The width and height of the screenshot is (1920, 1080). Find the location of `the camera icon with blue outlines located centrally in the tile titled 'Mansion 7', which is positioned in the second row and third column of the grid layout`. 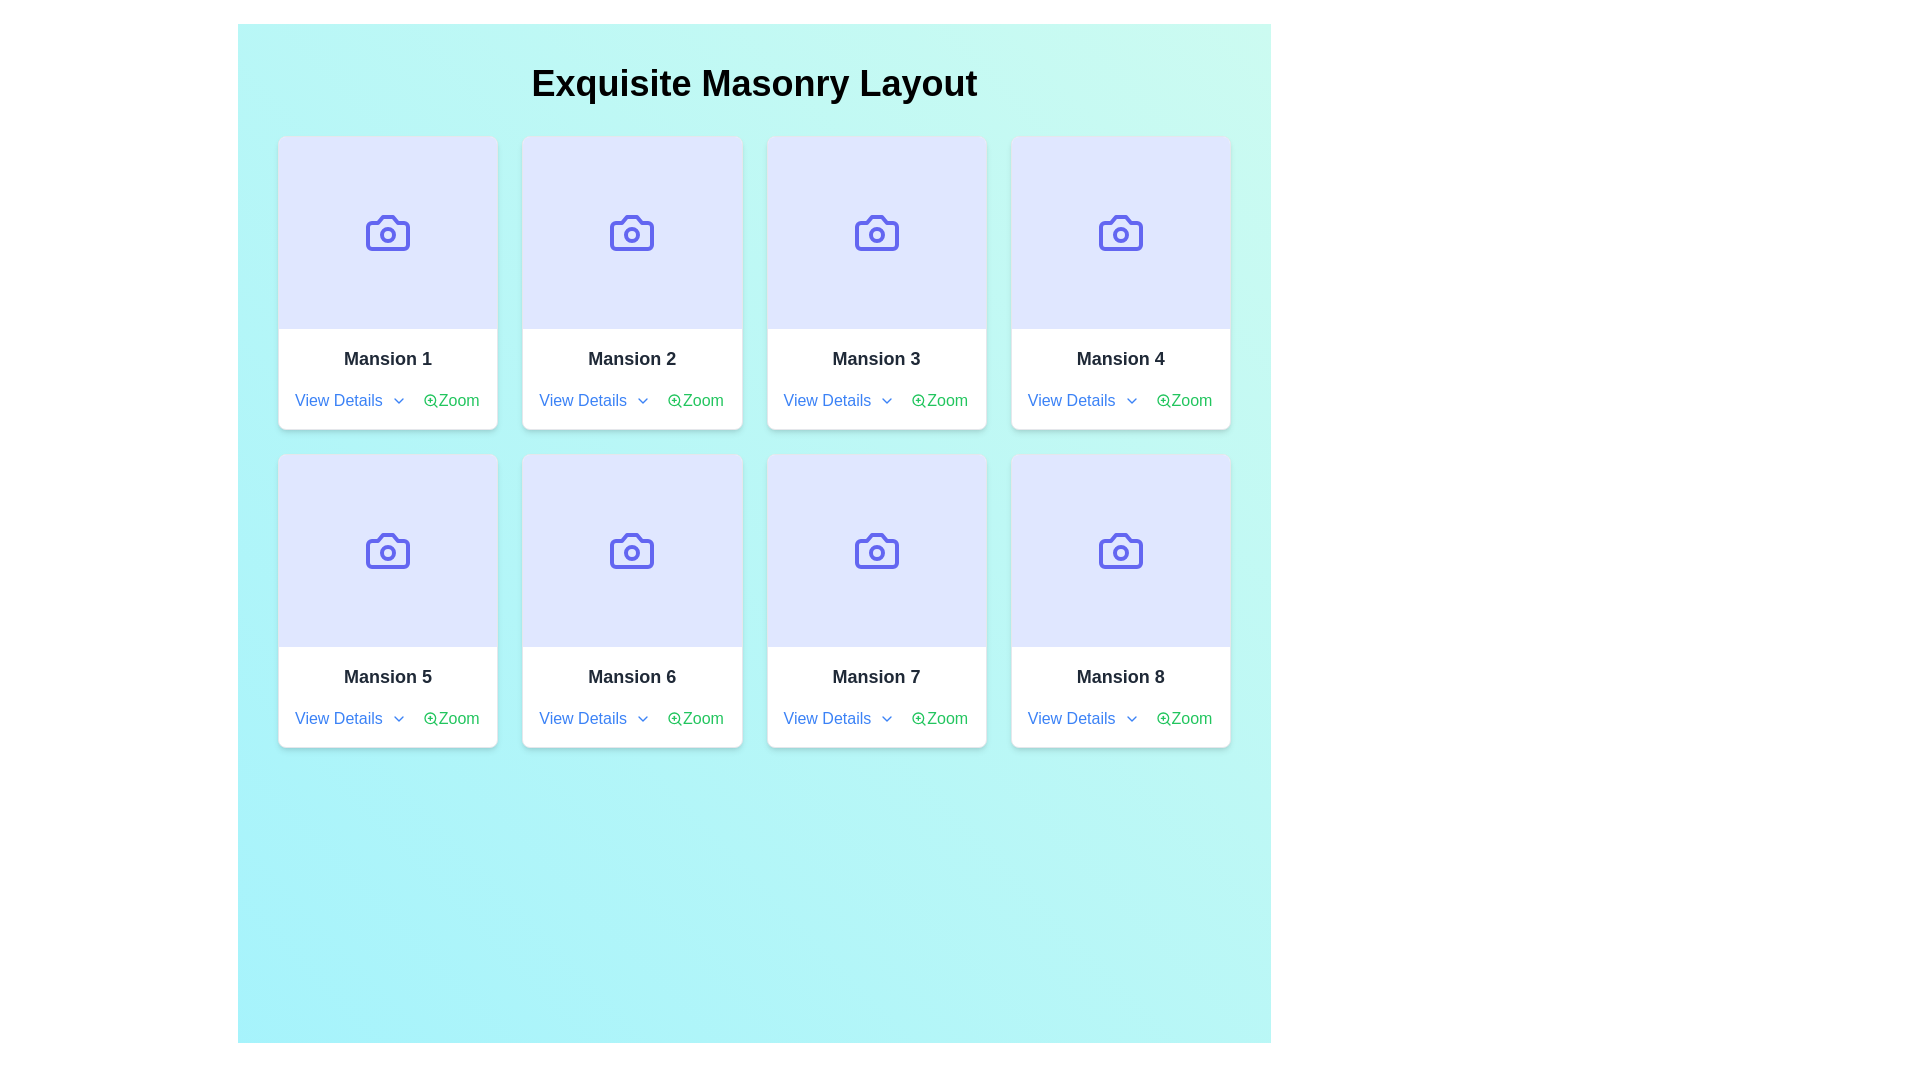

the camera icon with blue outlines located centrally in the tile titled 'Mansion 7', which is positioned in the second row and third column of the grid layout is located at coordinates (876, 551).